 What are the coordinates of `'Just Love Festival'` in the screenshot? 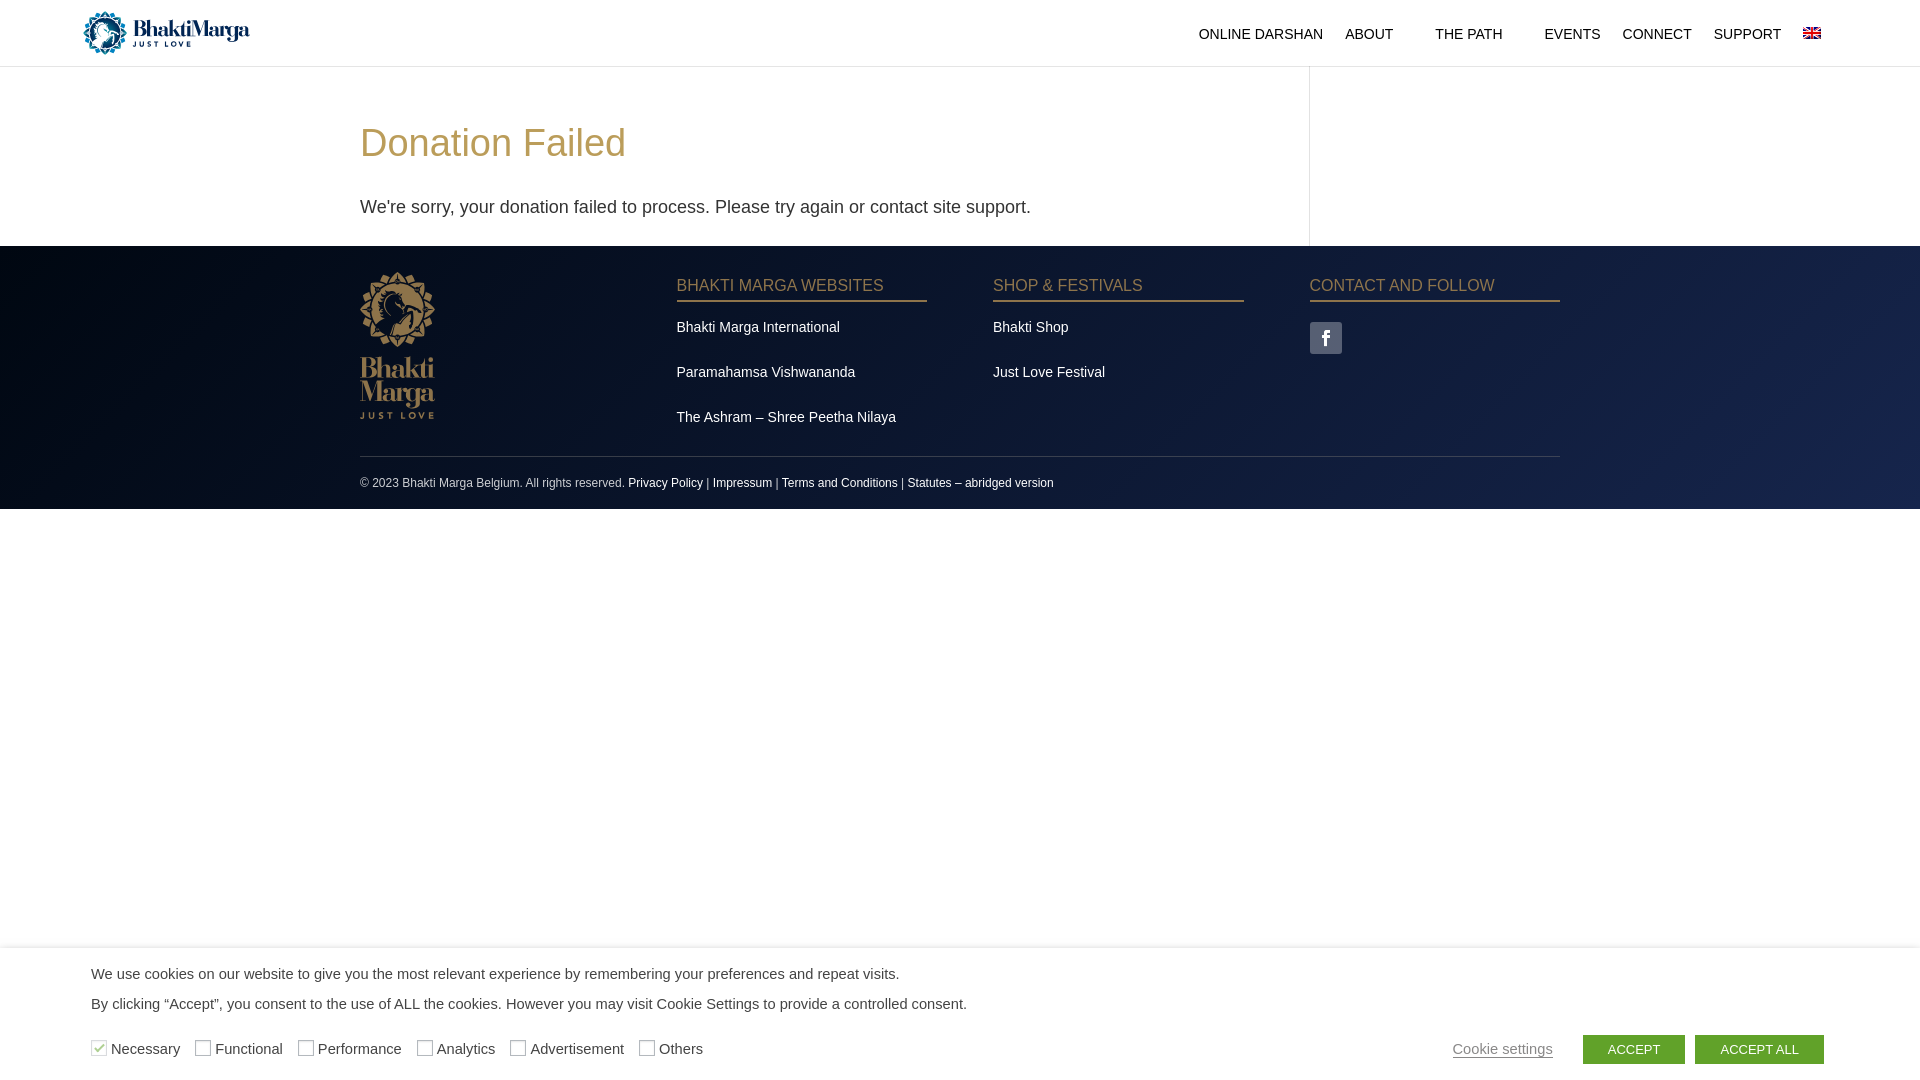 It's located at (1048, 371).